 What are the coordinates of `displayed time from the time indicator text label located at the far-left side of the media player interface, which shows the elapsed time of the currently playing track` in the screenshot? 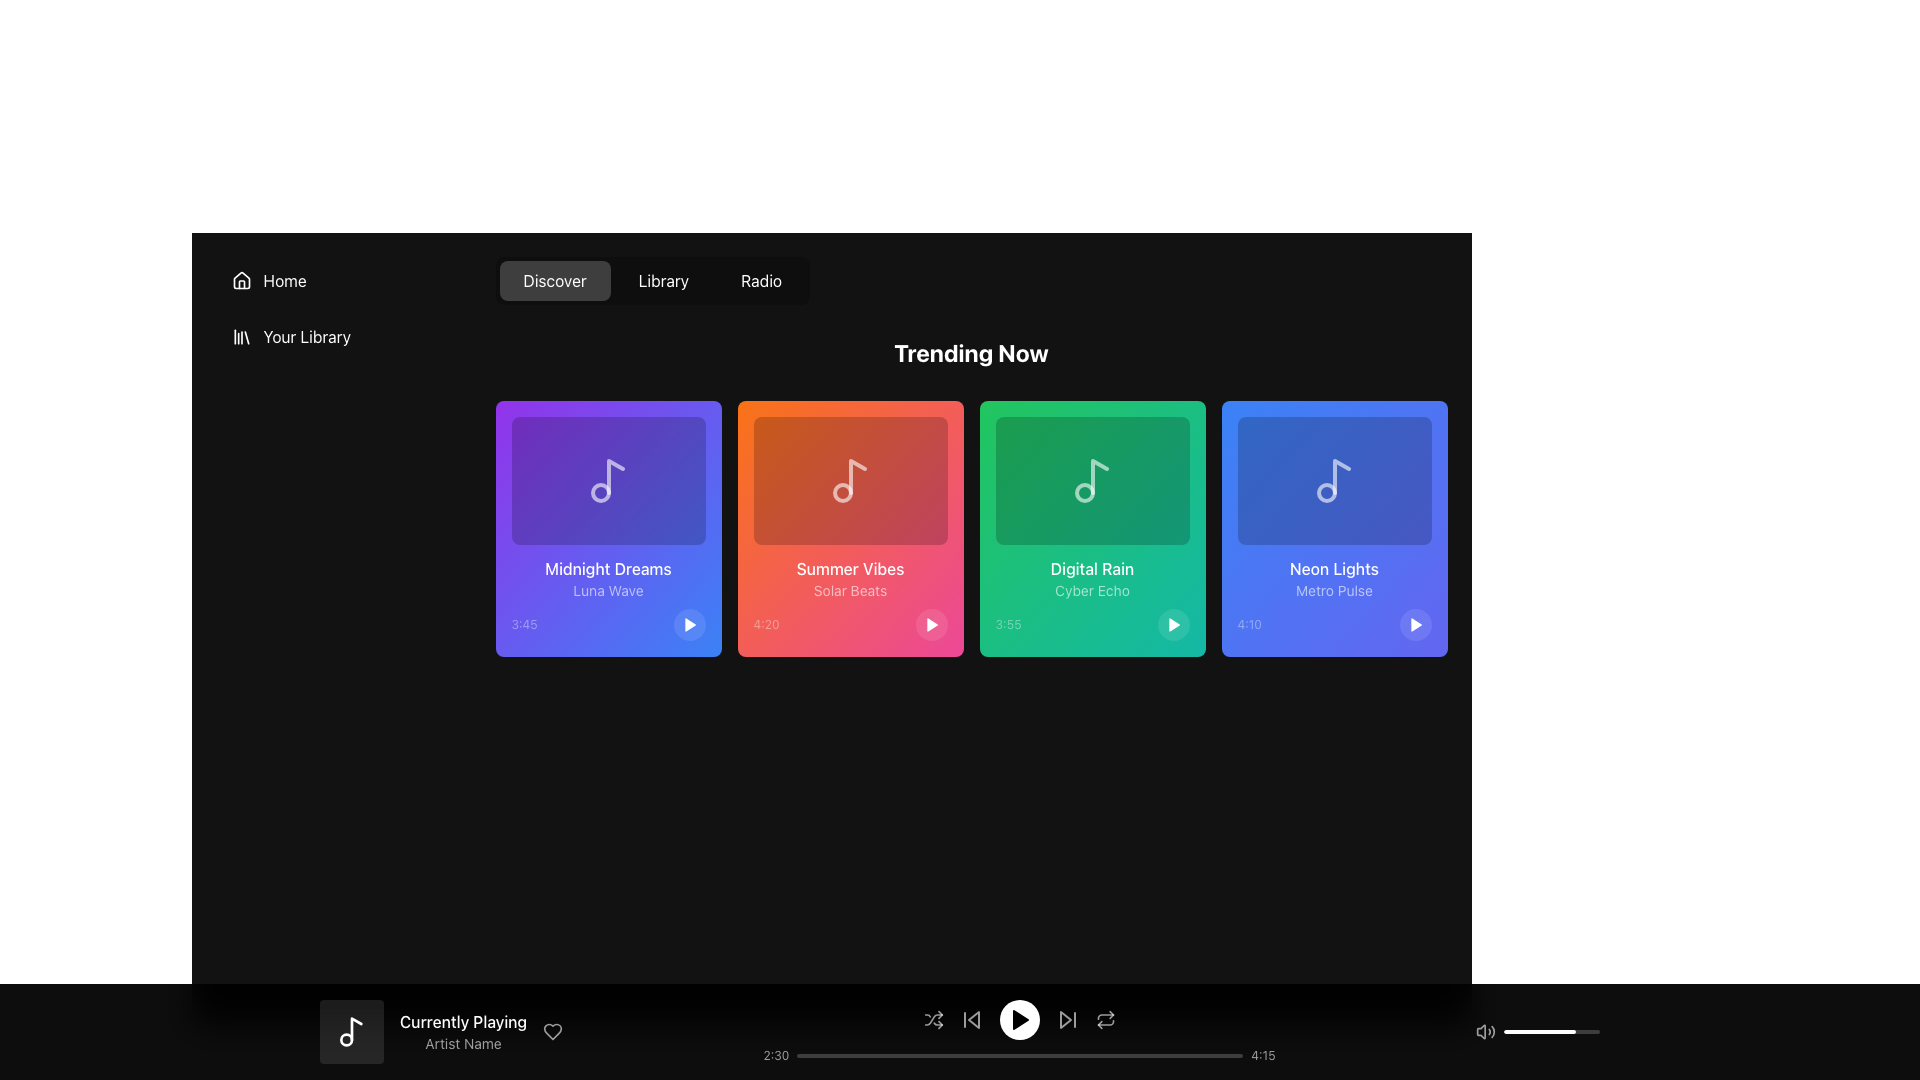 It's located at (775, 1055).